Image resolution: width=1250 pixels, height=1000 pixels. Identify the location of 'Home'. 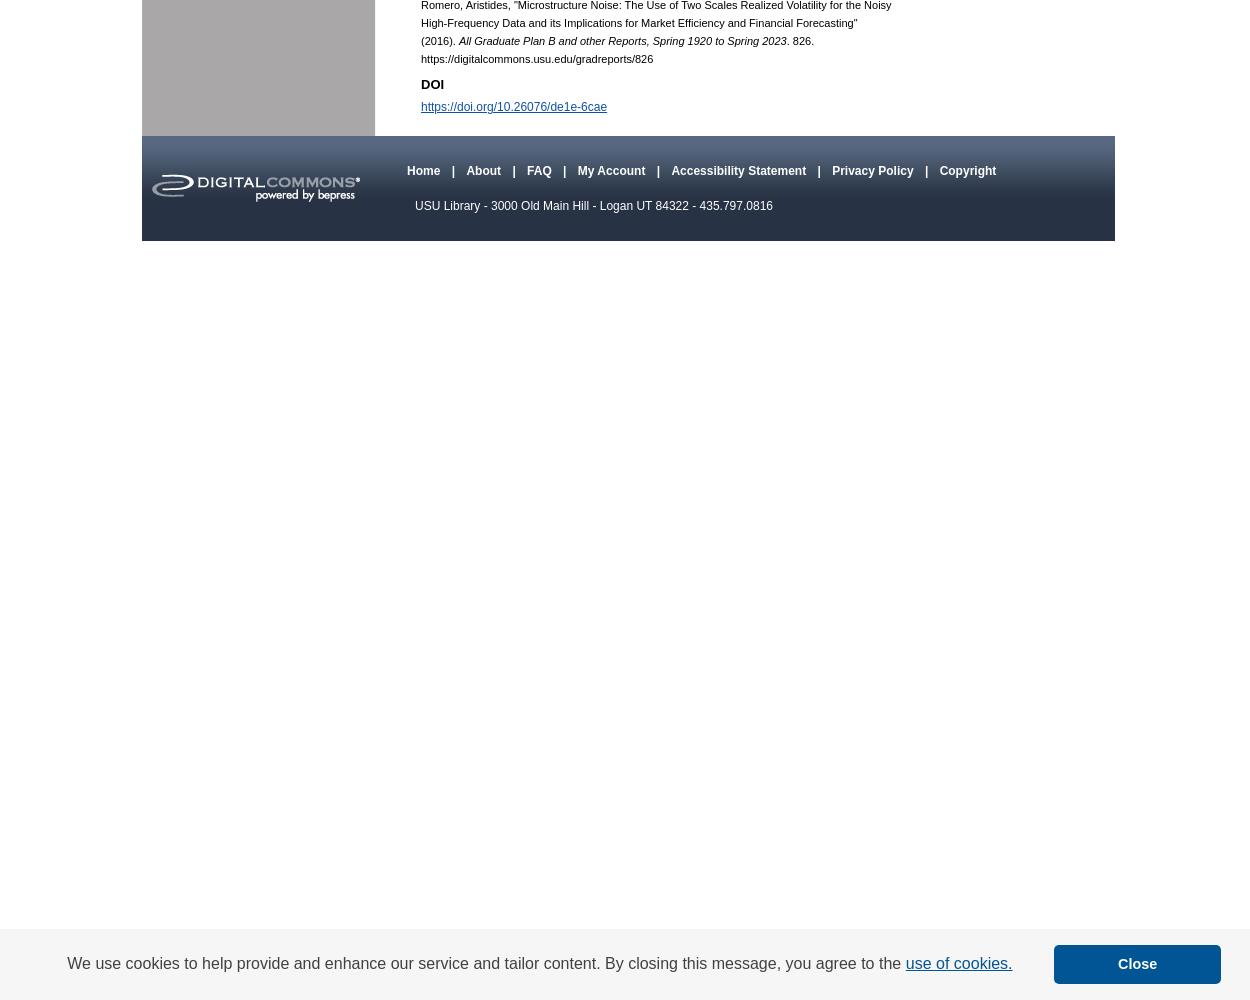
(425, 171).